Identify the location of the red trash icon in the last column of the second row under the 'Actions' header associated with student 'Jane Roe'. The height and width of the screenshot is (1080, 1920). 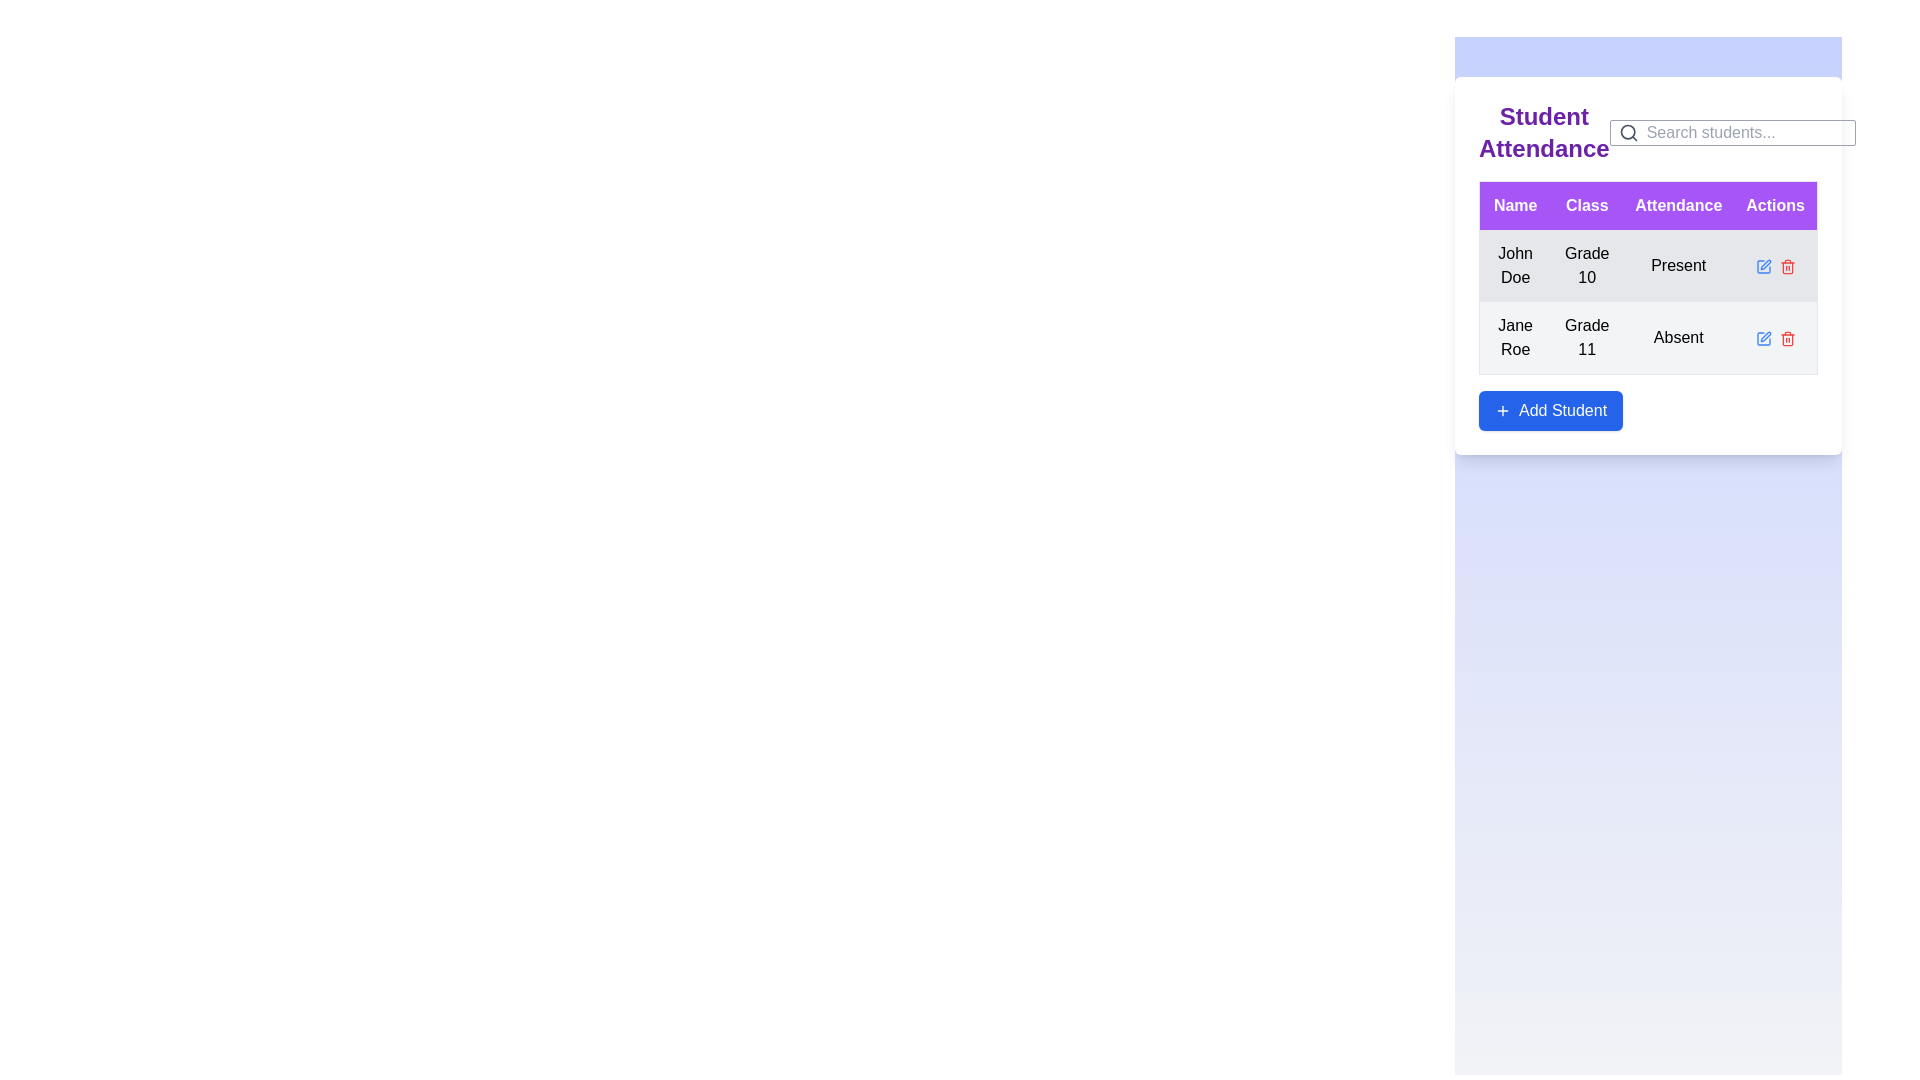
(1787, 337).